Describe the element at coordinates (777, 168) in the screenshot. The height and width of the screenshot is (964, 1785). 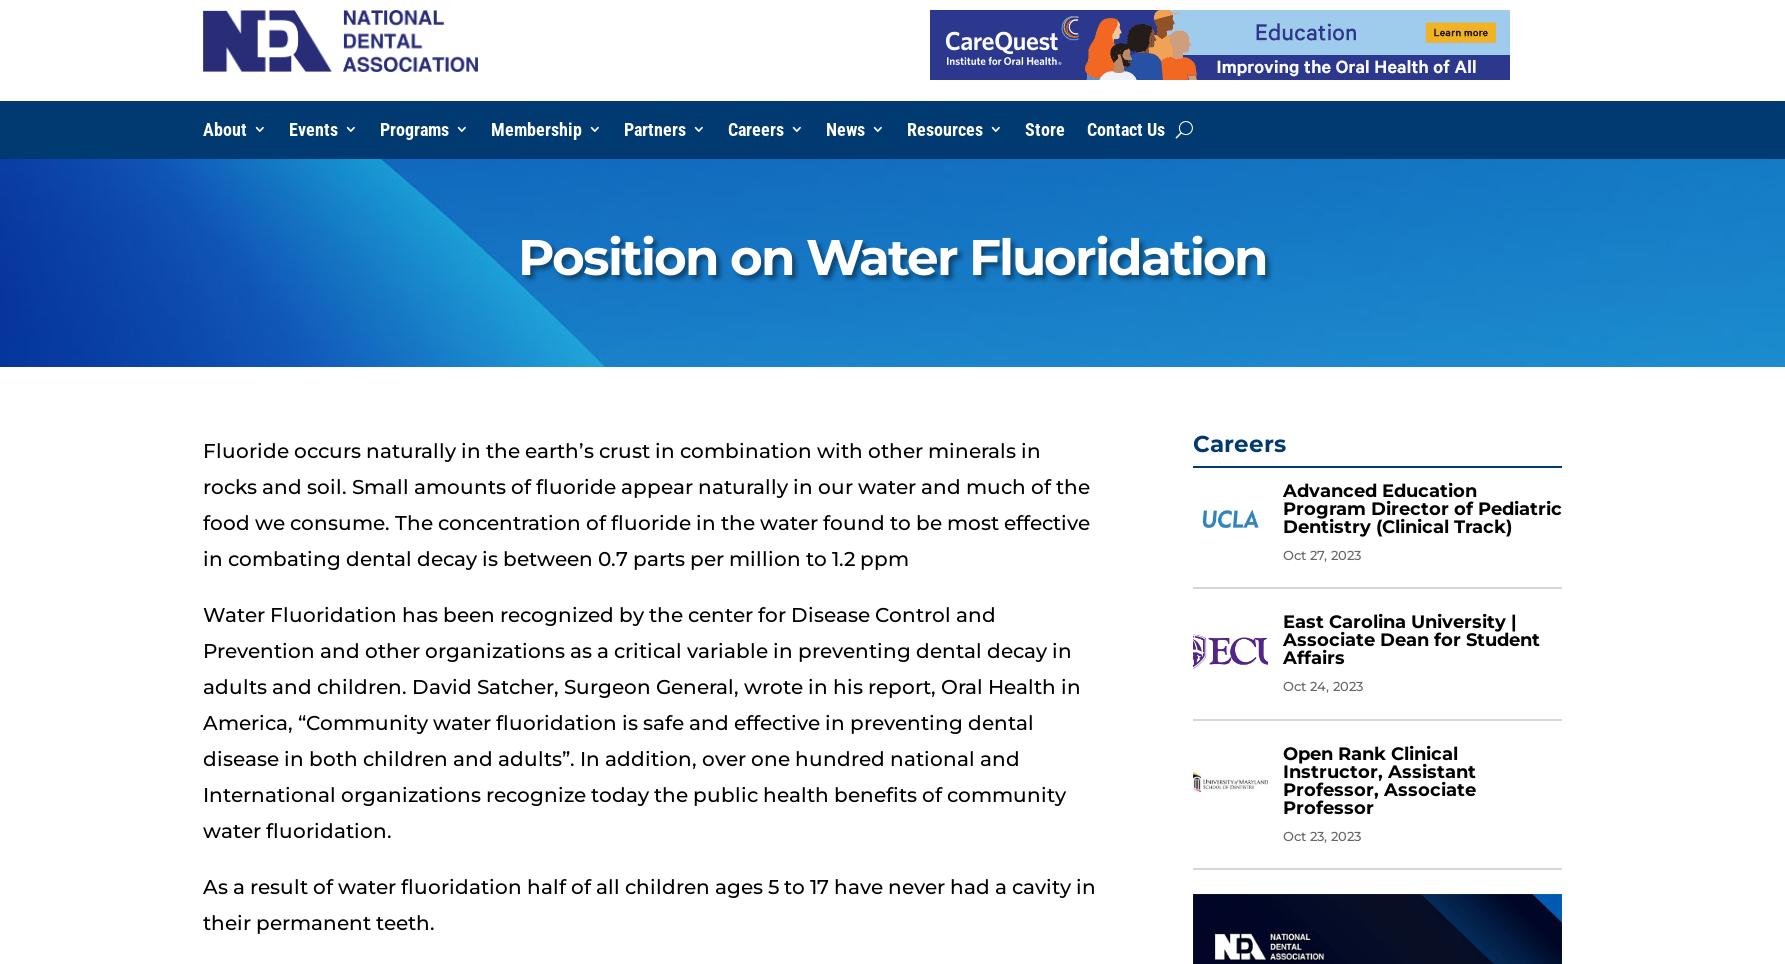
I see `'Job Listings'` at that location.